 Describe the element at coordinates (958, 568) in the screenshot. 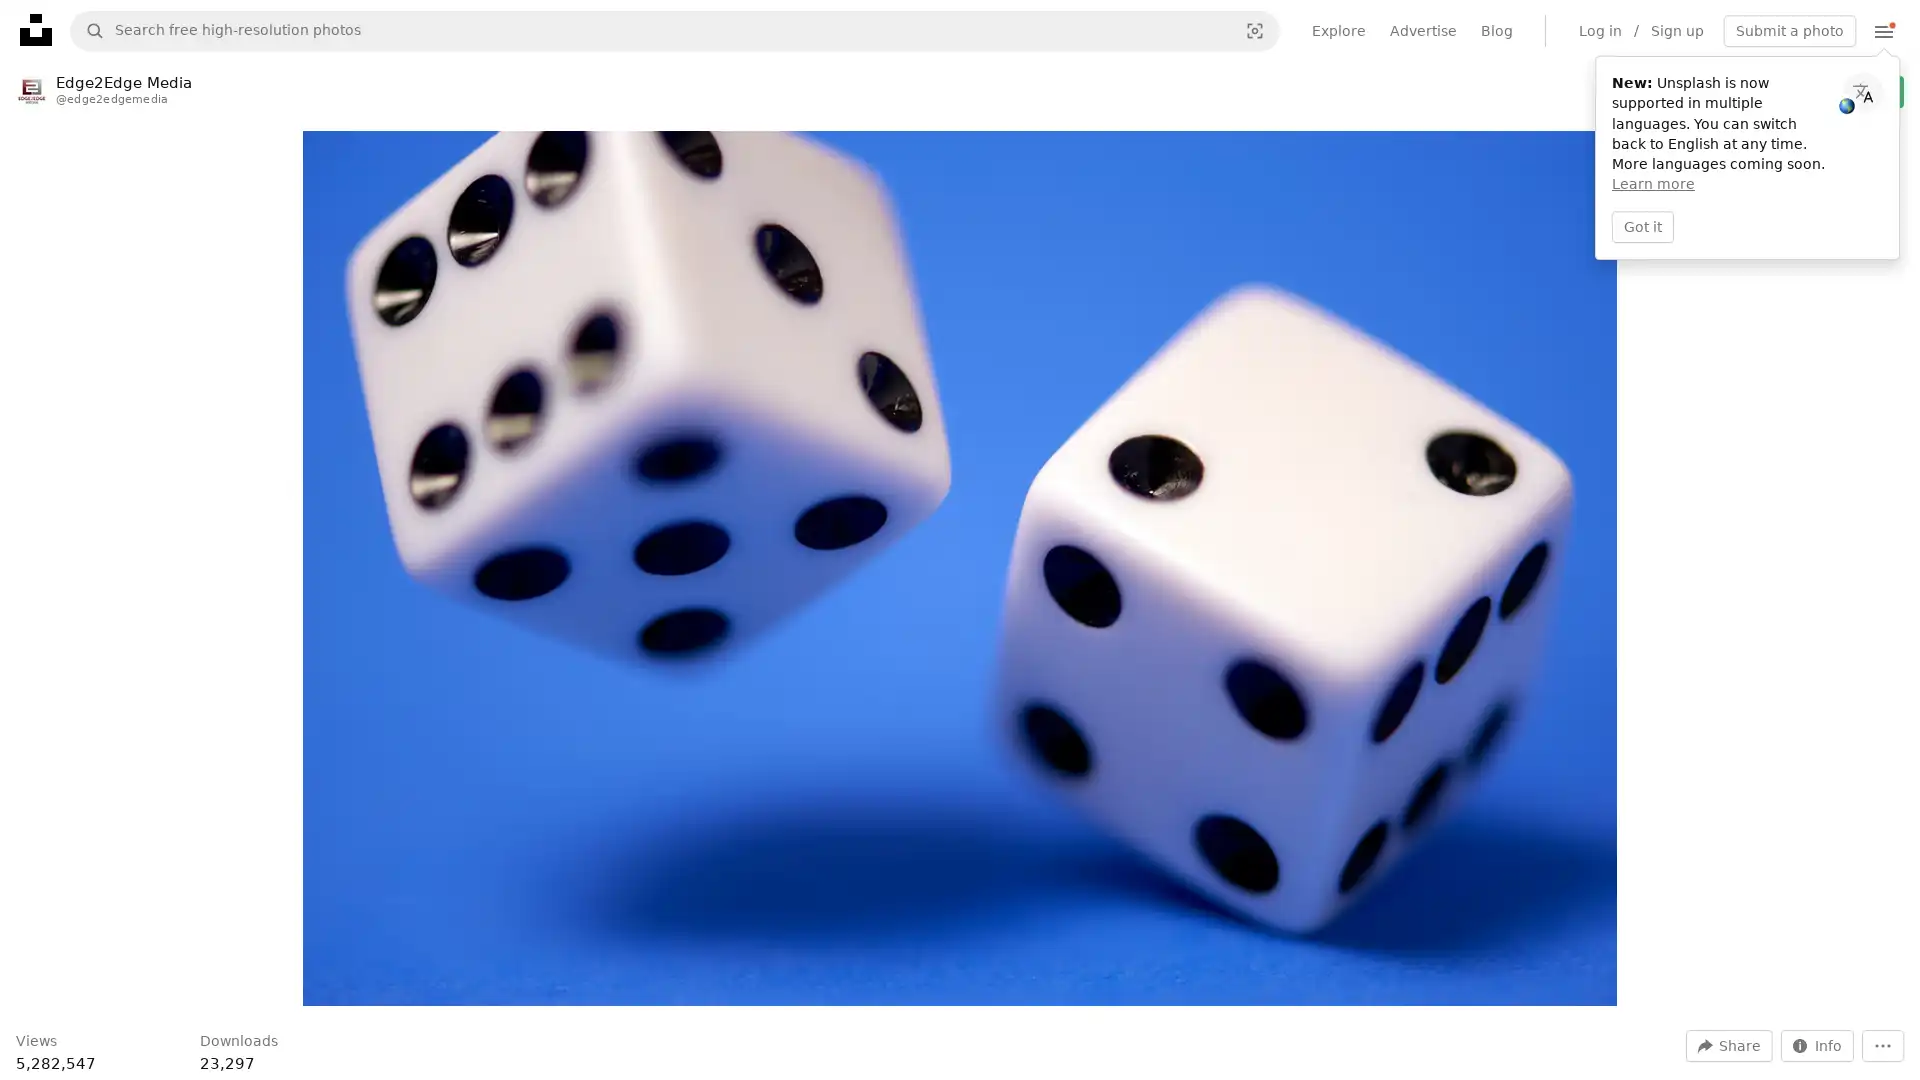

I see `2 white dices on blue surface` at that location.